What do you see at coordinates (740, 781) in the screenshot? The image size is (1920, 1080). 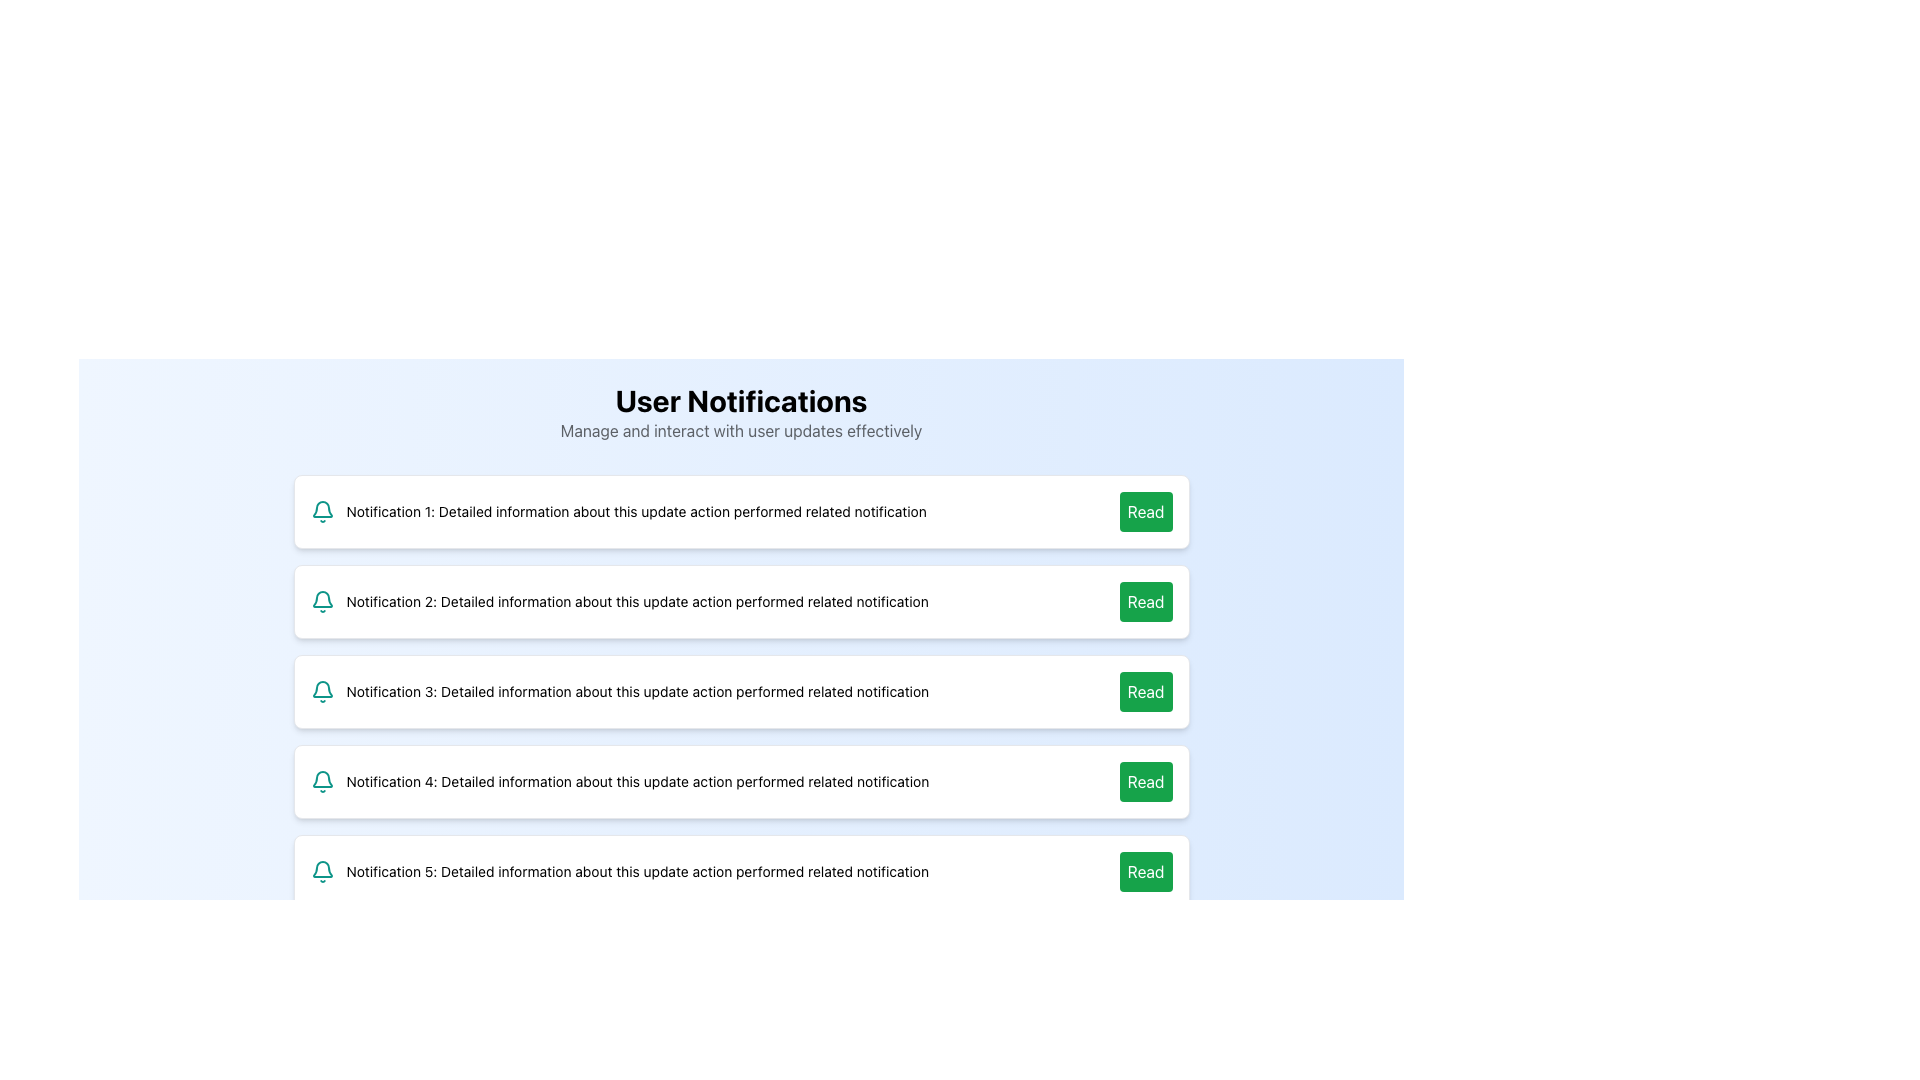 I see `the fourth notification card in the vertical list to focus on it, which displays information about a specific update or action` at bounding box center [740, 781].